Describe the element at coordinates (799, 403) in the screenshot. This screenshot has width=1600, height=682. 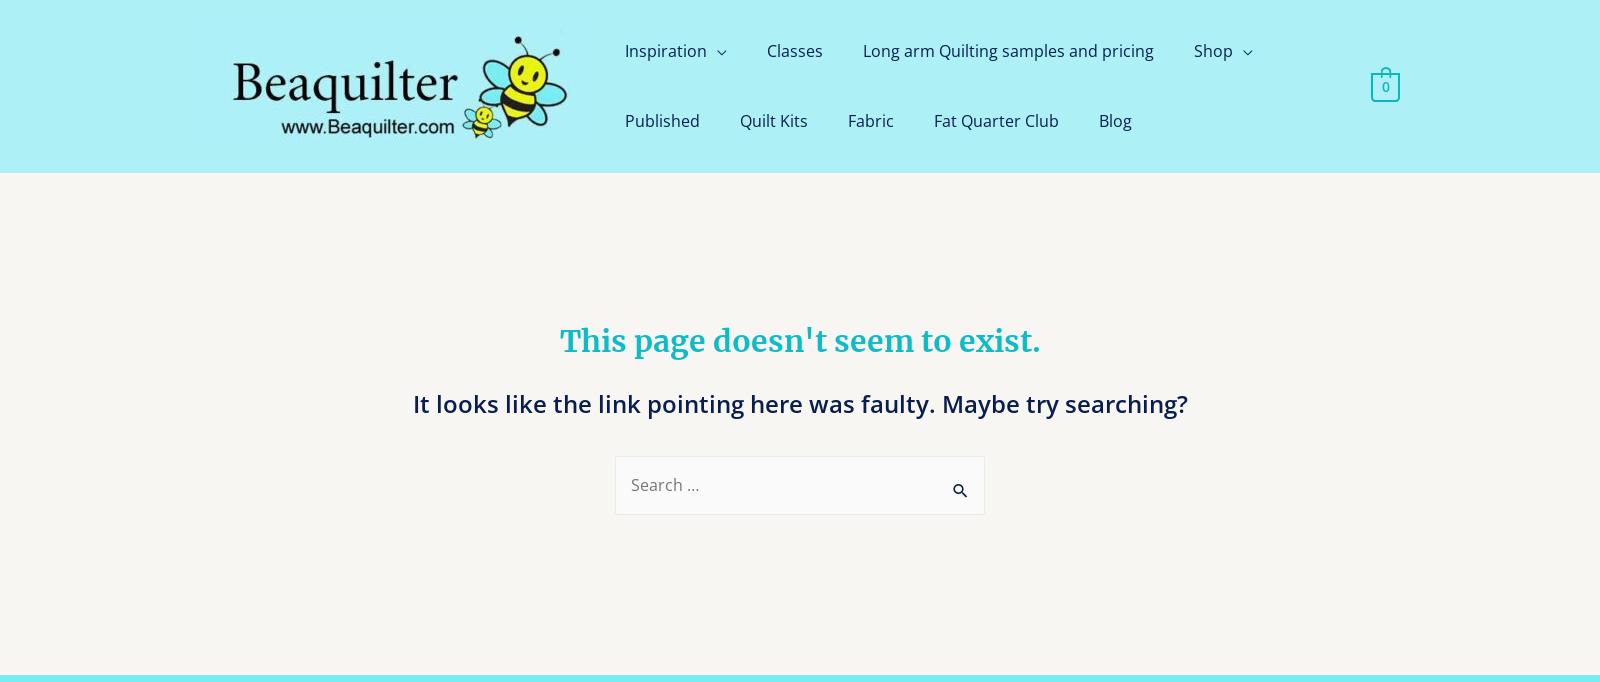
I see `'It looks like the link pointing here was faulty. Maybe try searching?'` at that location.